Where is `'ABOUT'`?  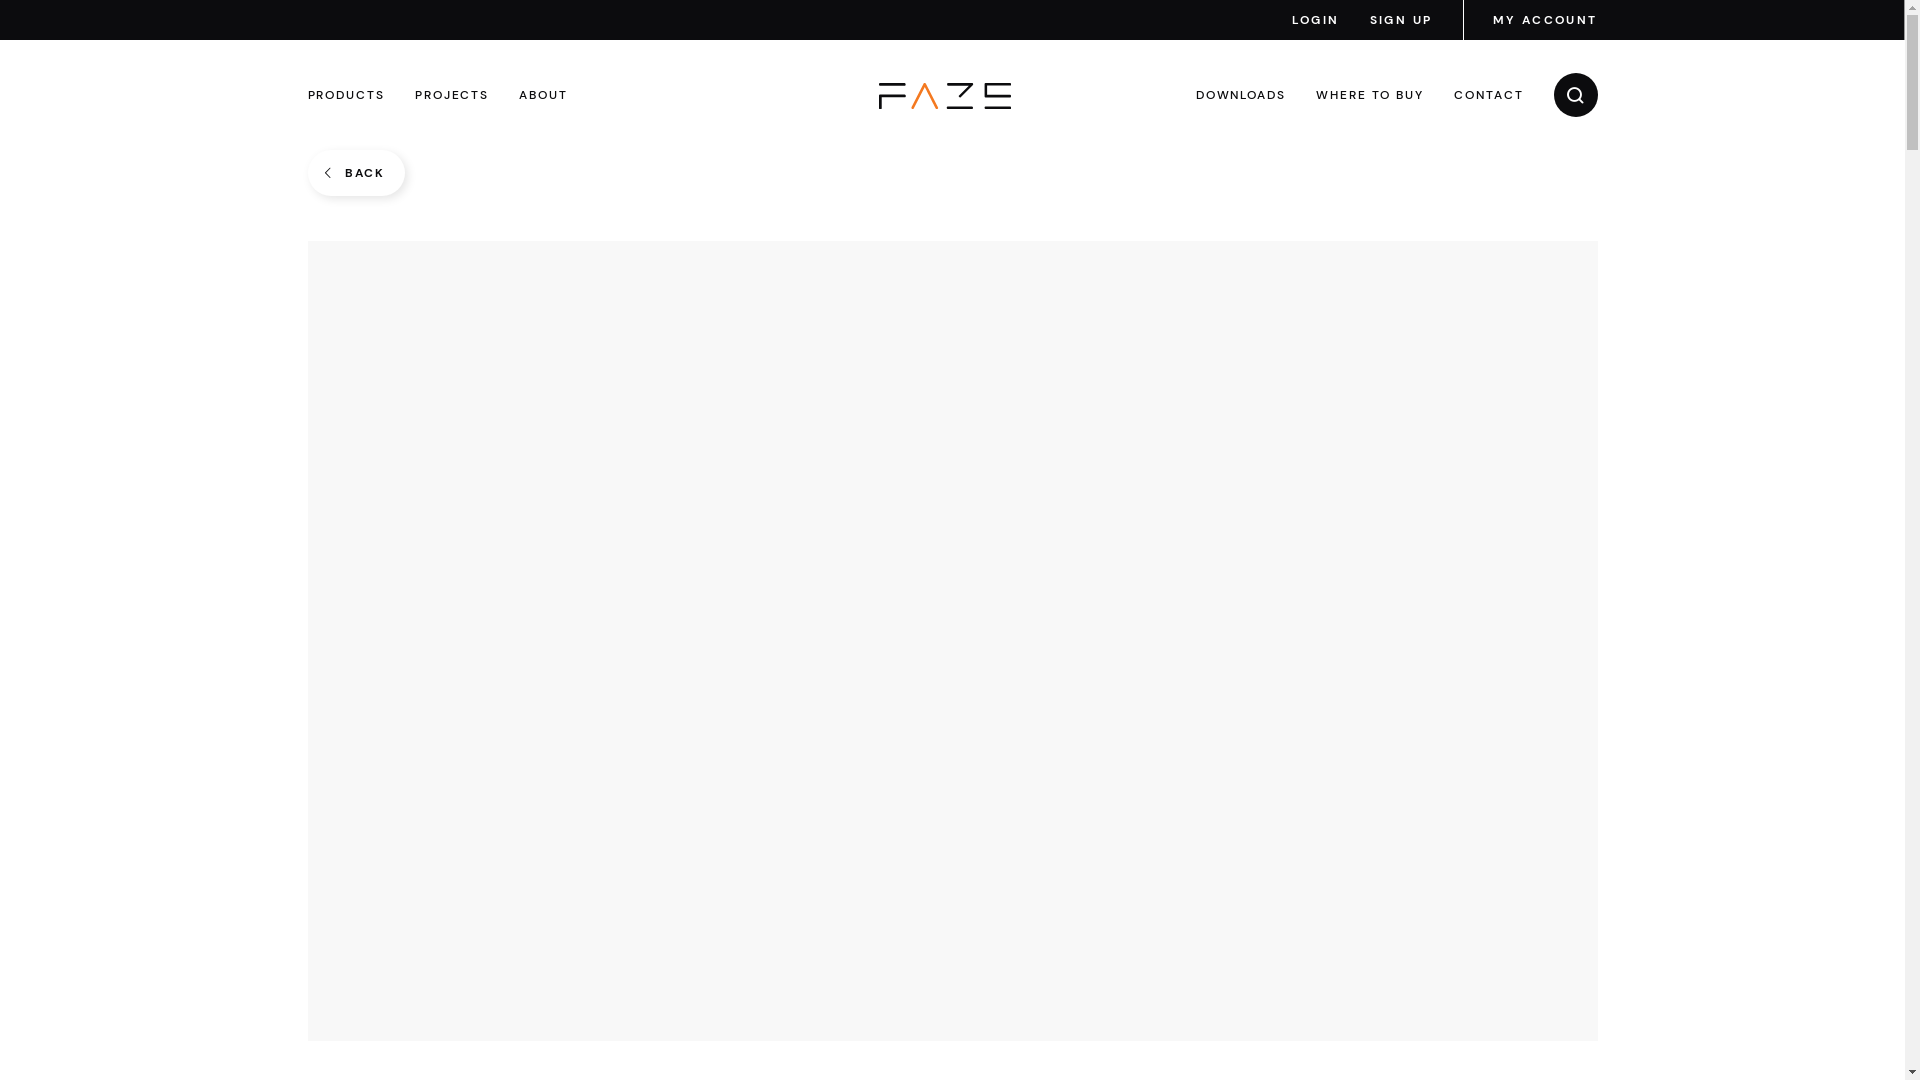
'ABOUT' is located at coordinates (543, 95).